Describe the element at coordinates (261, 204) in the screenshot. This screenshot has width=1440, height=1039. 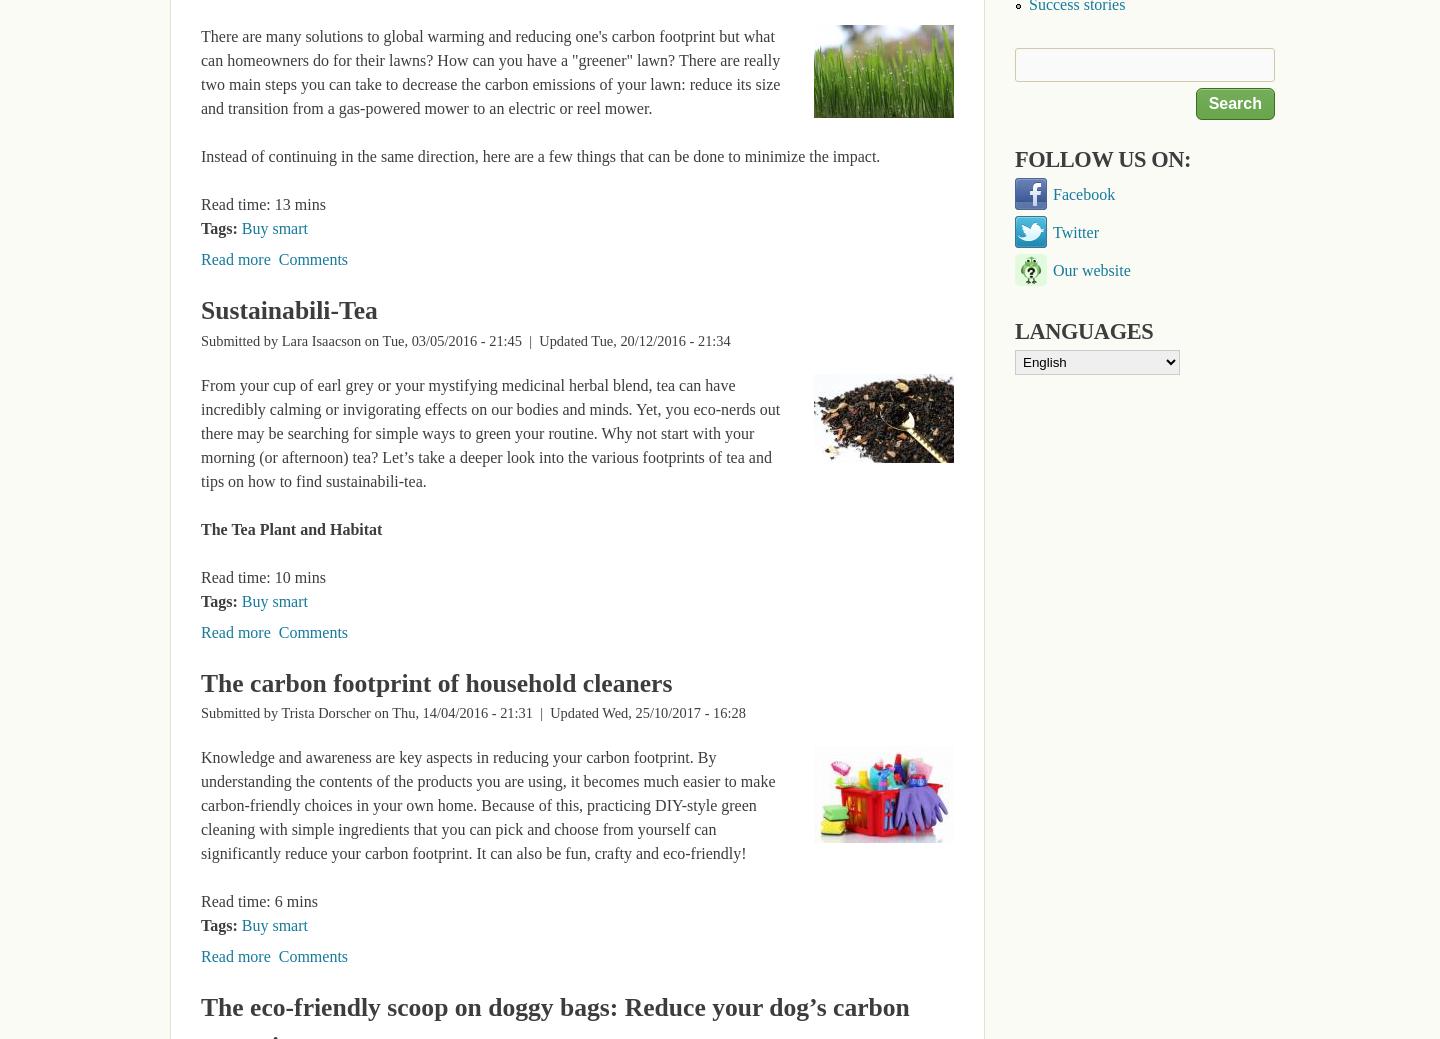
I see `'Read time: 13 mins'` at that location.